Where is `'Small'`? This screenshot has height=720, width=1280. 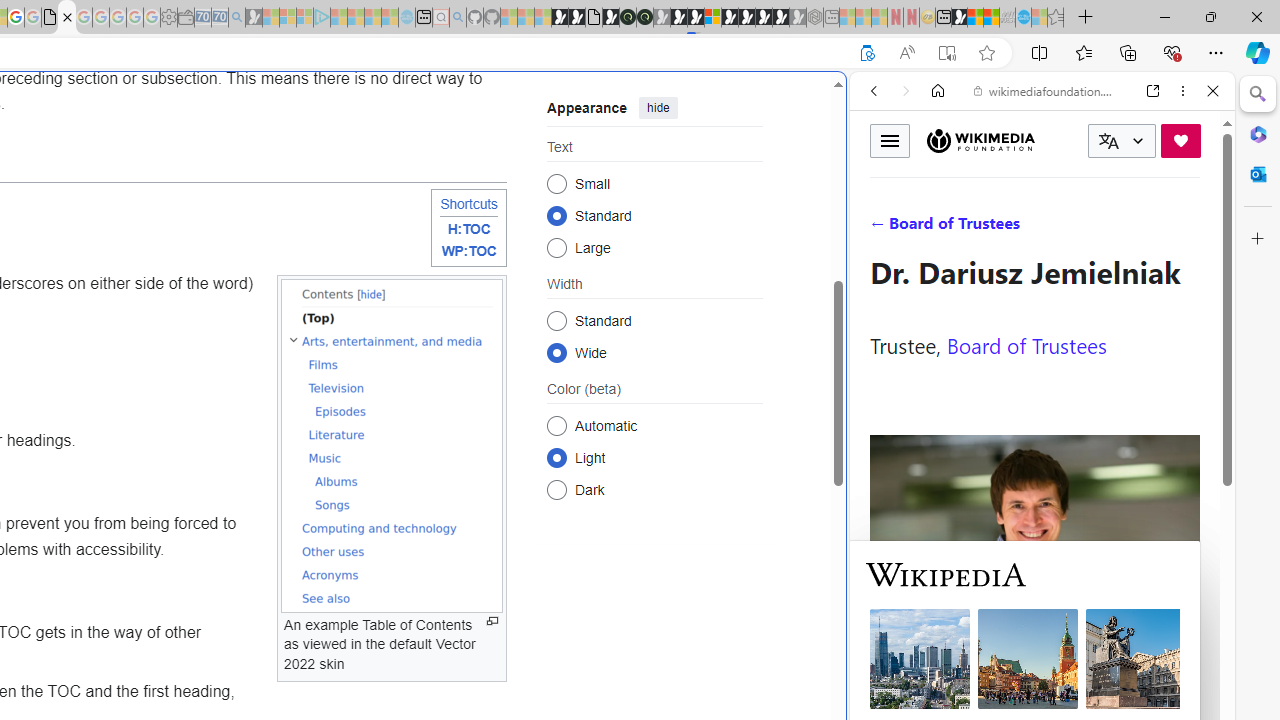
'Small' is located at coordinates (556, 183).